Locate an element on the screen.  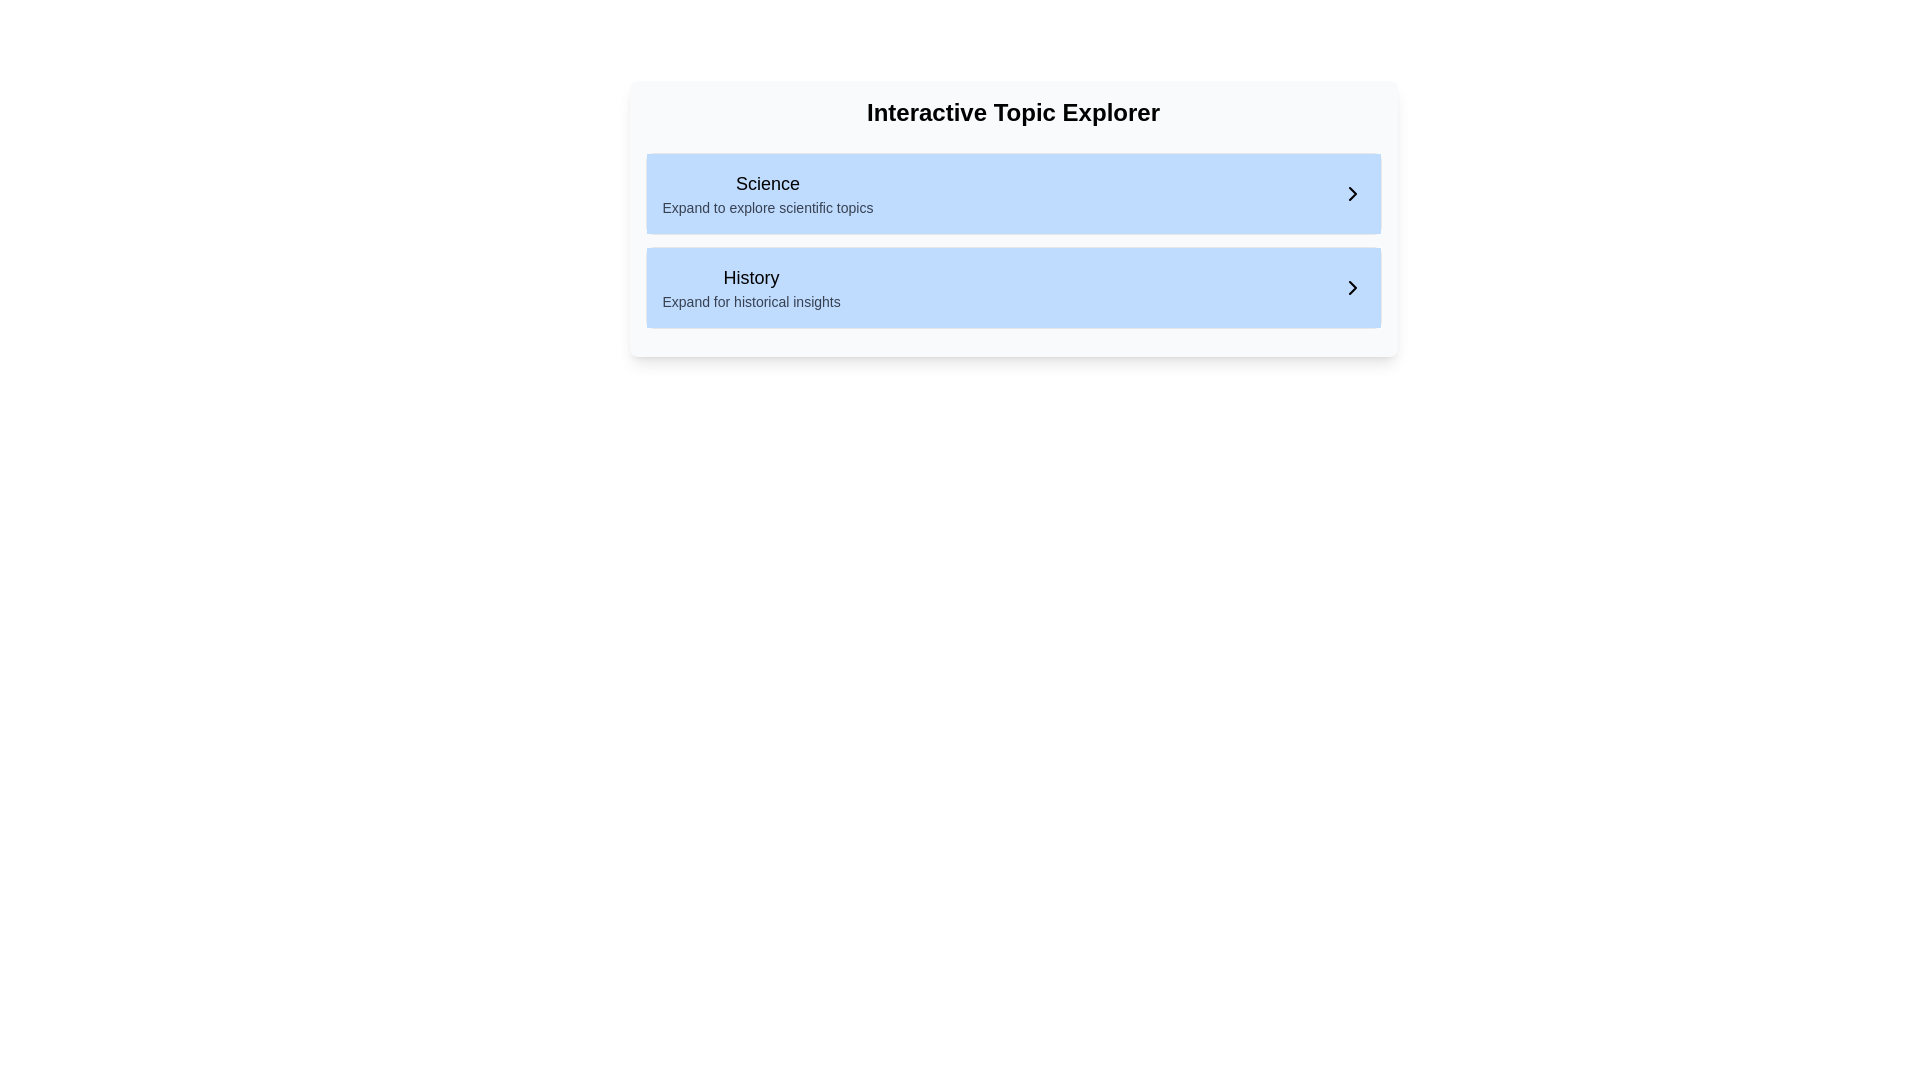
the Text Label under the 'Interactive Topic Explorer' header that expands is located at coordinates (767, 193).